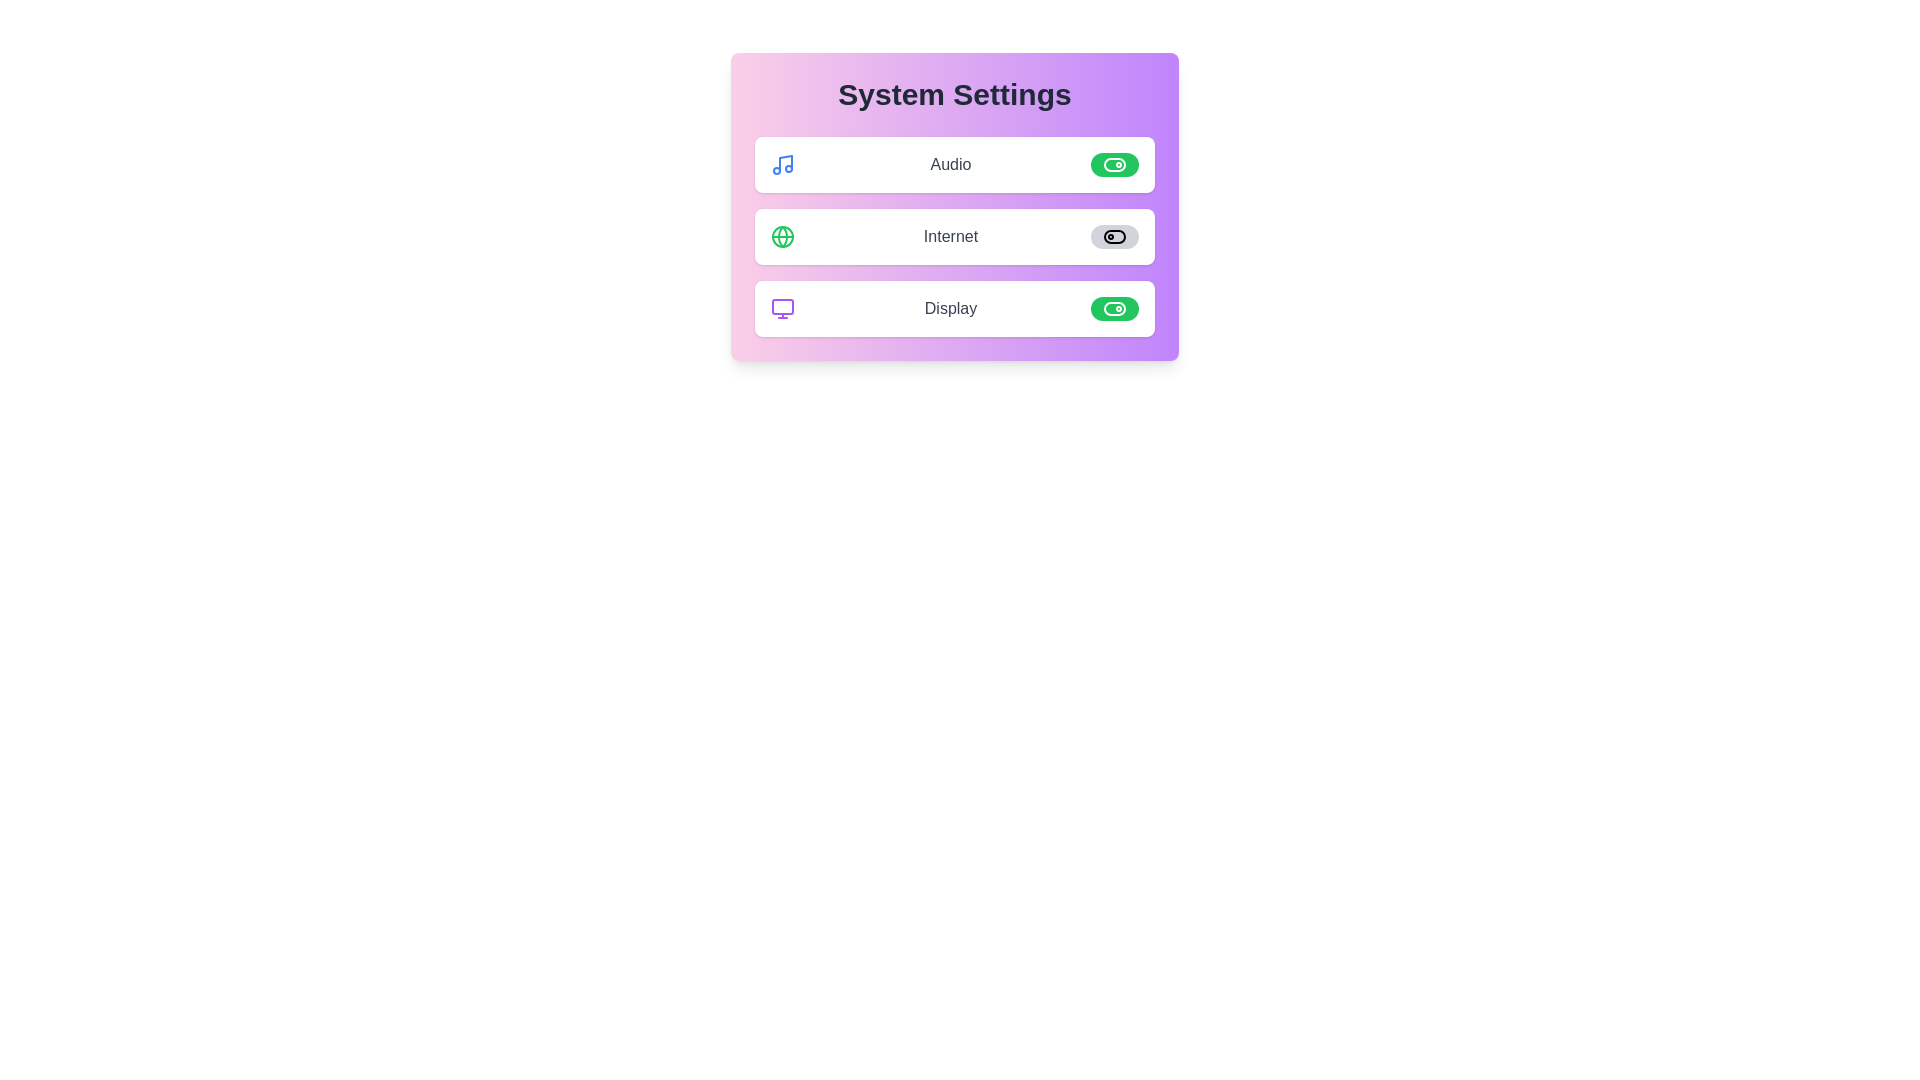  What do you see at coordinates (1113, 308) in the screenshot?
I see `the green-colored toggle switch with rounded corners located at the right end of the 'Display' row in the 'System Settings' card` at bounding box center [1113, 308].